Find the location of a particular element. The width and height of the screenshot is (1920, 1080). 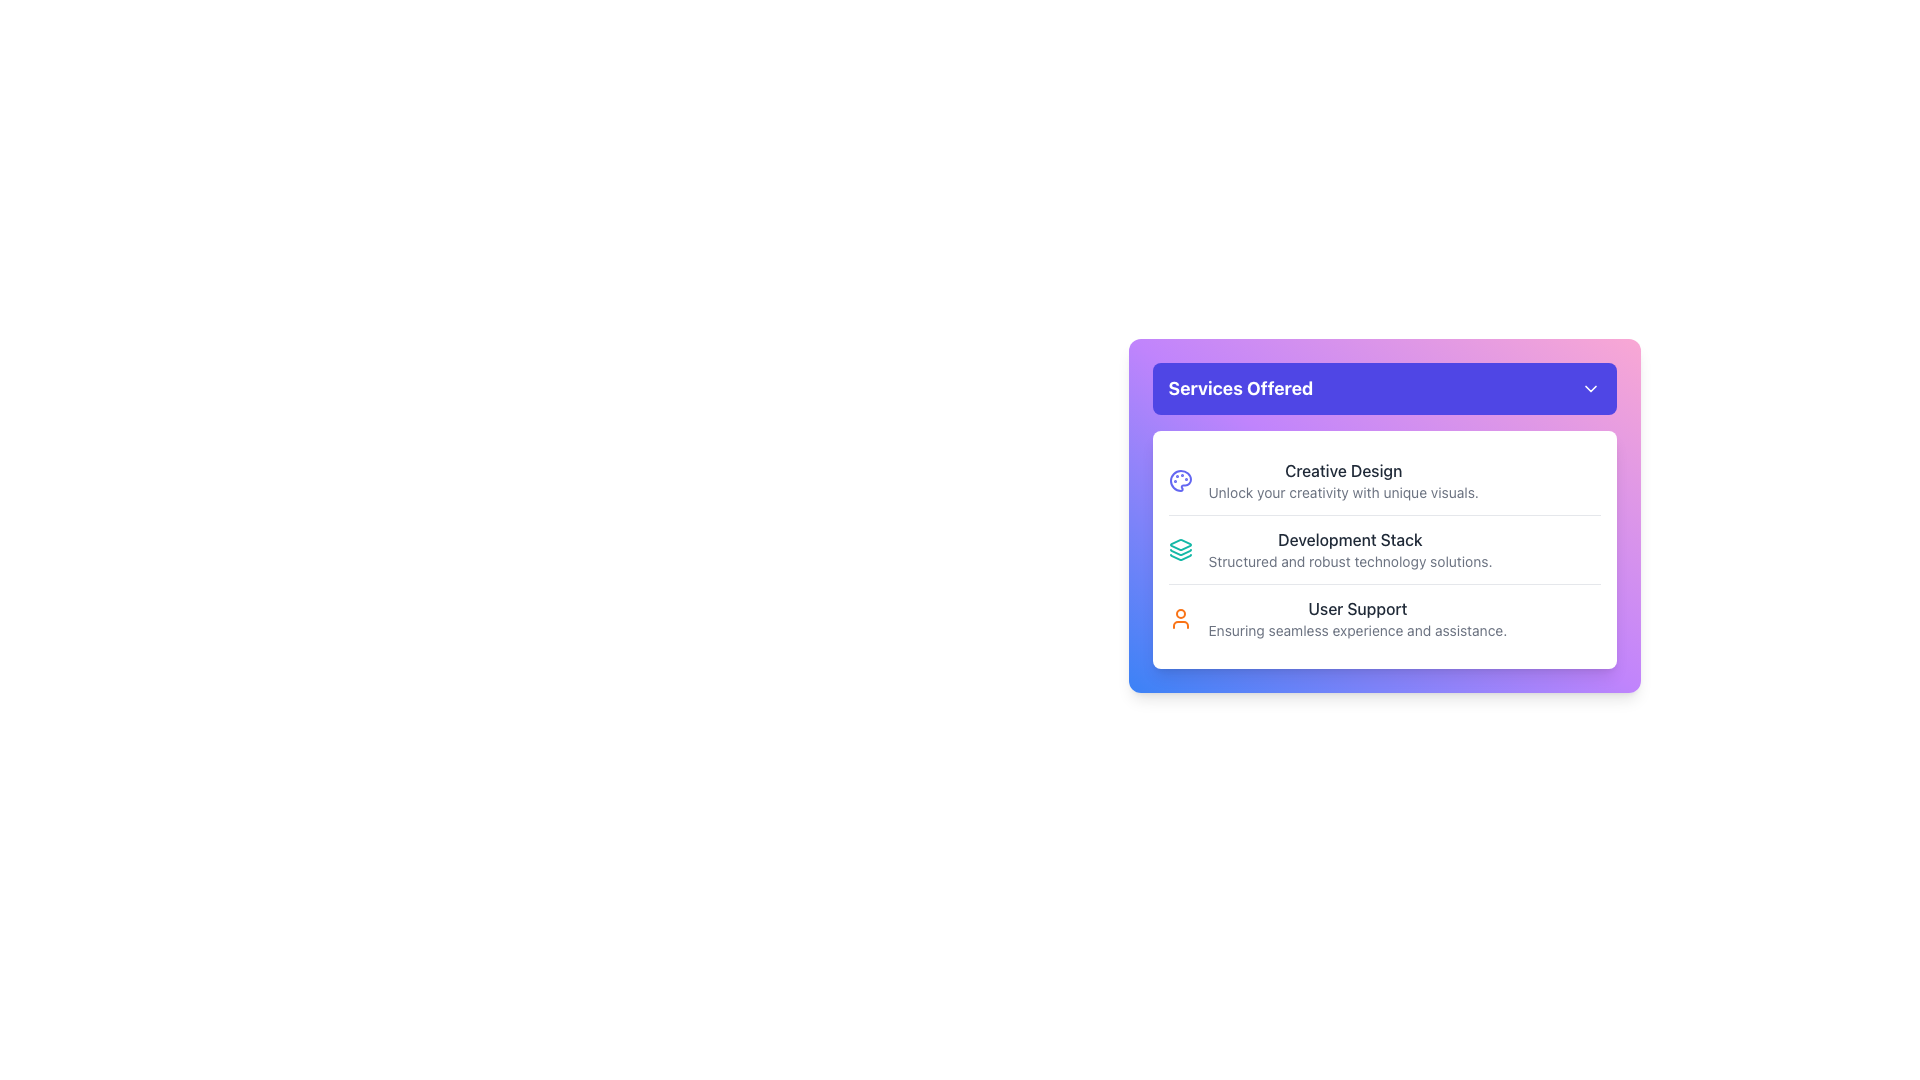

the 'User Support' title text label, which is positioned above the text 'Ensuring seamless experience and assistance.' is located at coordinates (1357, 608).